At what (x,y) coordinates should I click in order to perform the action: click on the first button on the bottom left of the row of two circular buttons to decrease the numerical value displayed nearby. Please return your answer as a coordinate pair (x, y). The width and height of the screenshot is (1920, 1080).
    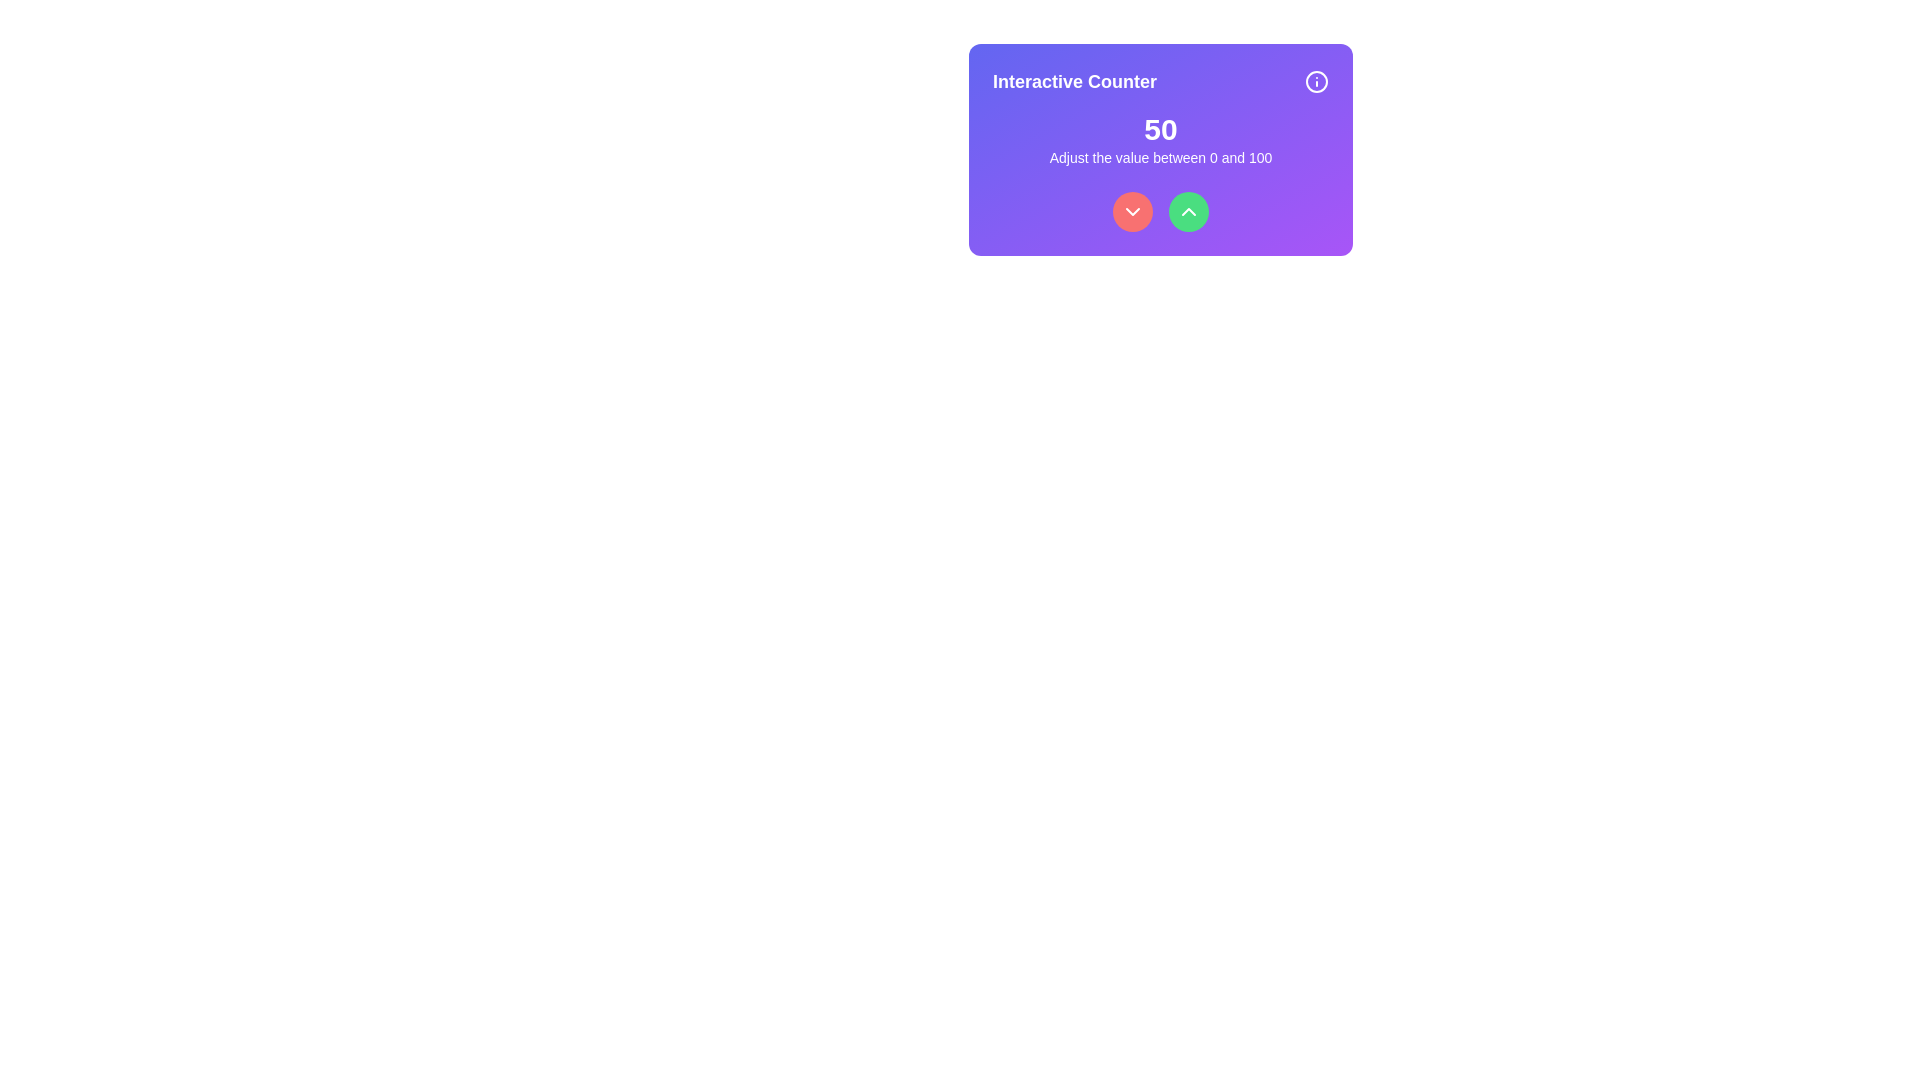
    Looking at the image, I should click on (1132, 212).